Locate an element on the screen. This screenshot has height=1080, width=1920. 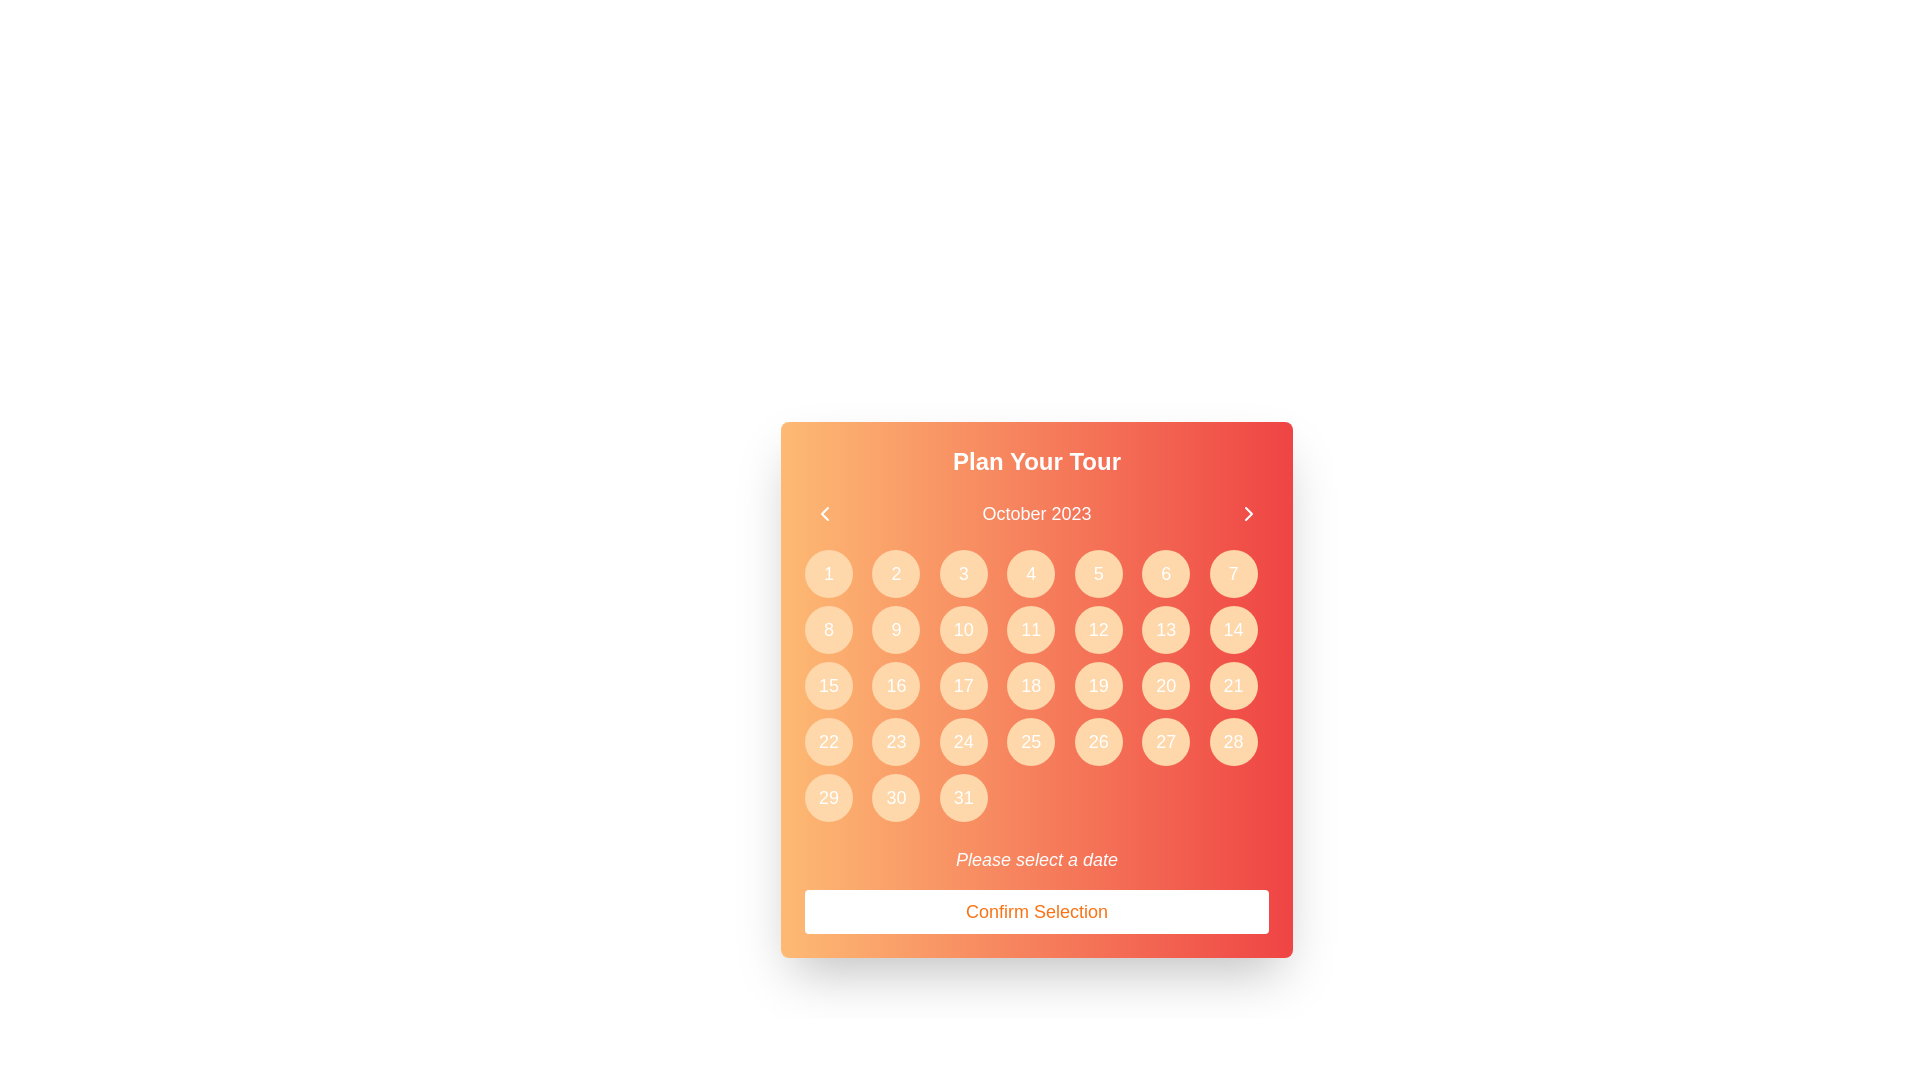
the circular button displaying the number '4' is located at coordinates (1031, 574).